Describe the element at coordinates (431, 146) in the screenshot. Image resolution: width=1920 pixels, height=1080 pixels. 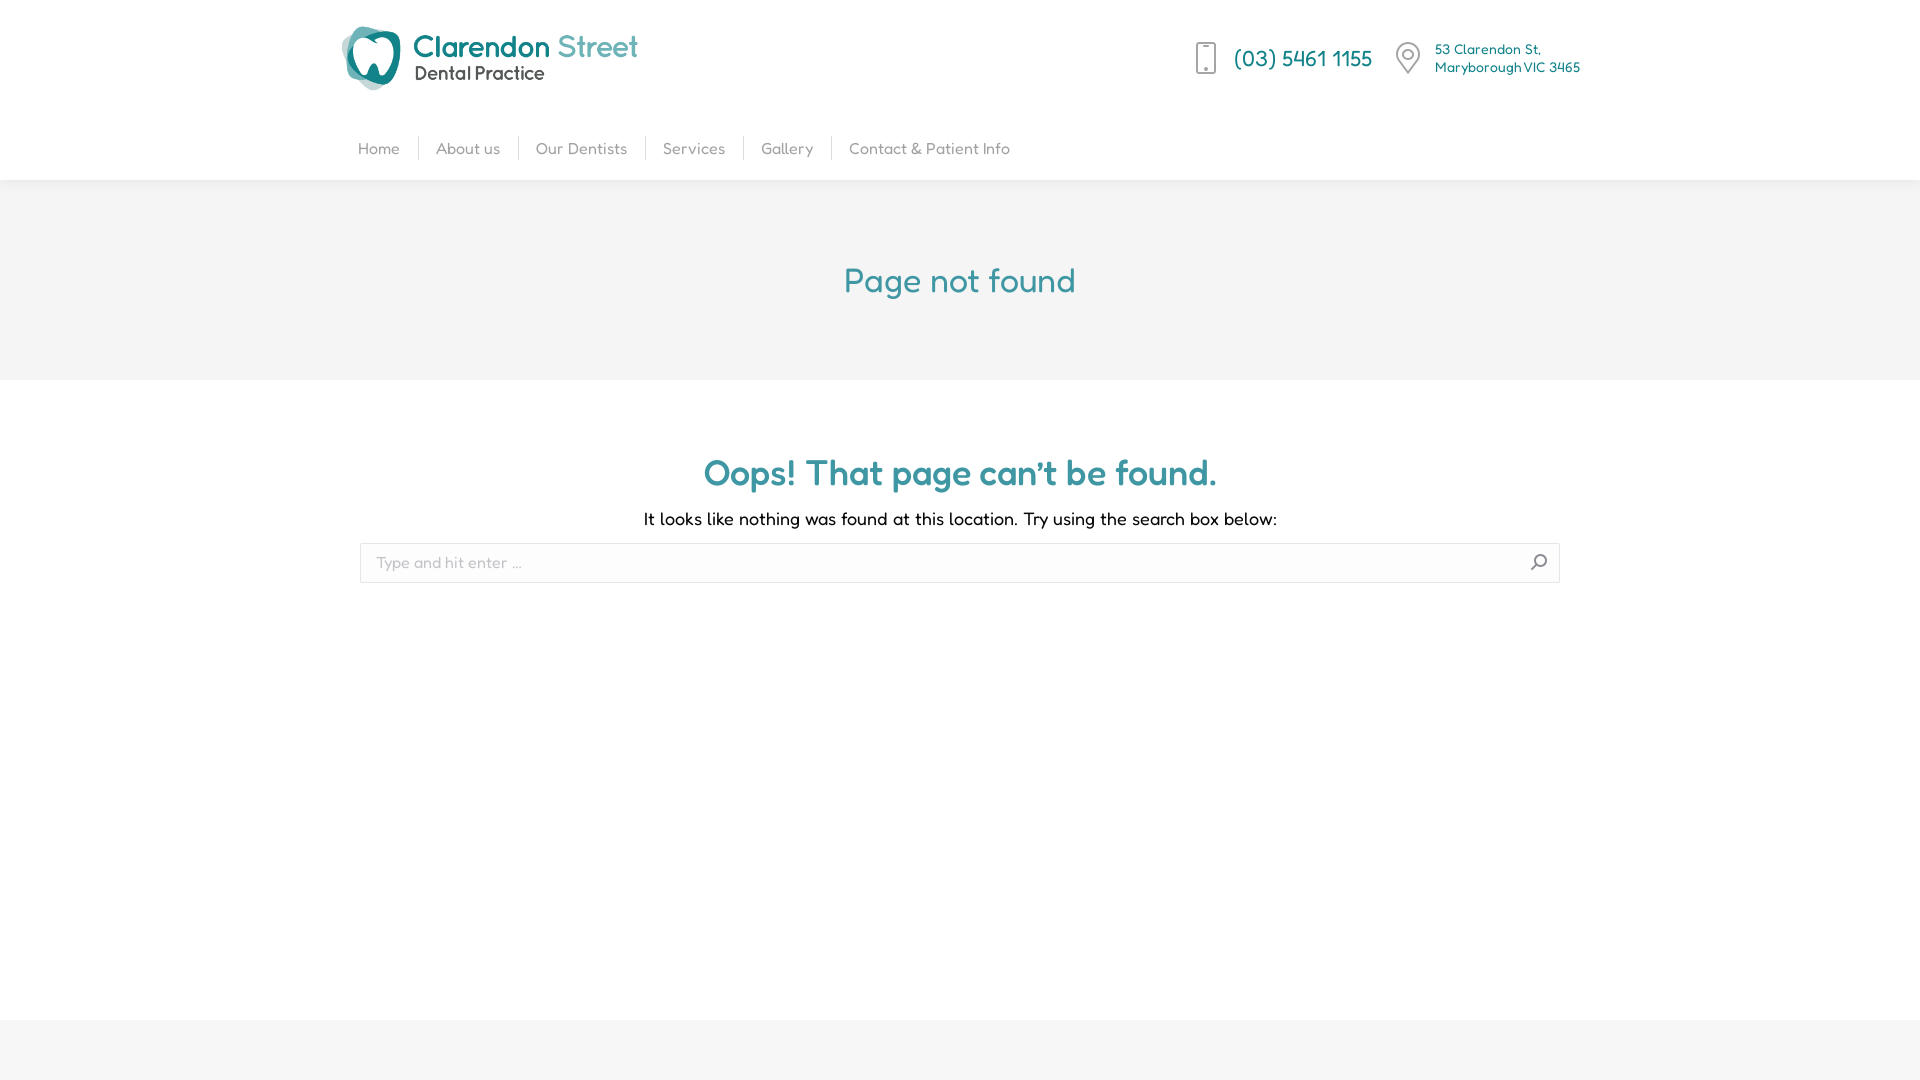
I see `'About us'` at that location.